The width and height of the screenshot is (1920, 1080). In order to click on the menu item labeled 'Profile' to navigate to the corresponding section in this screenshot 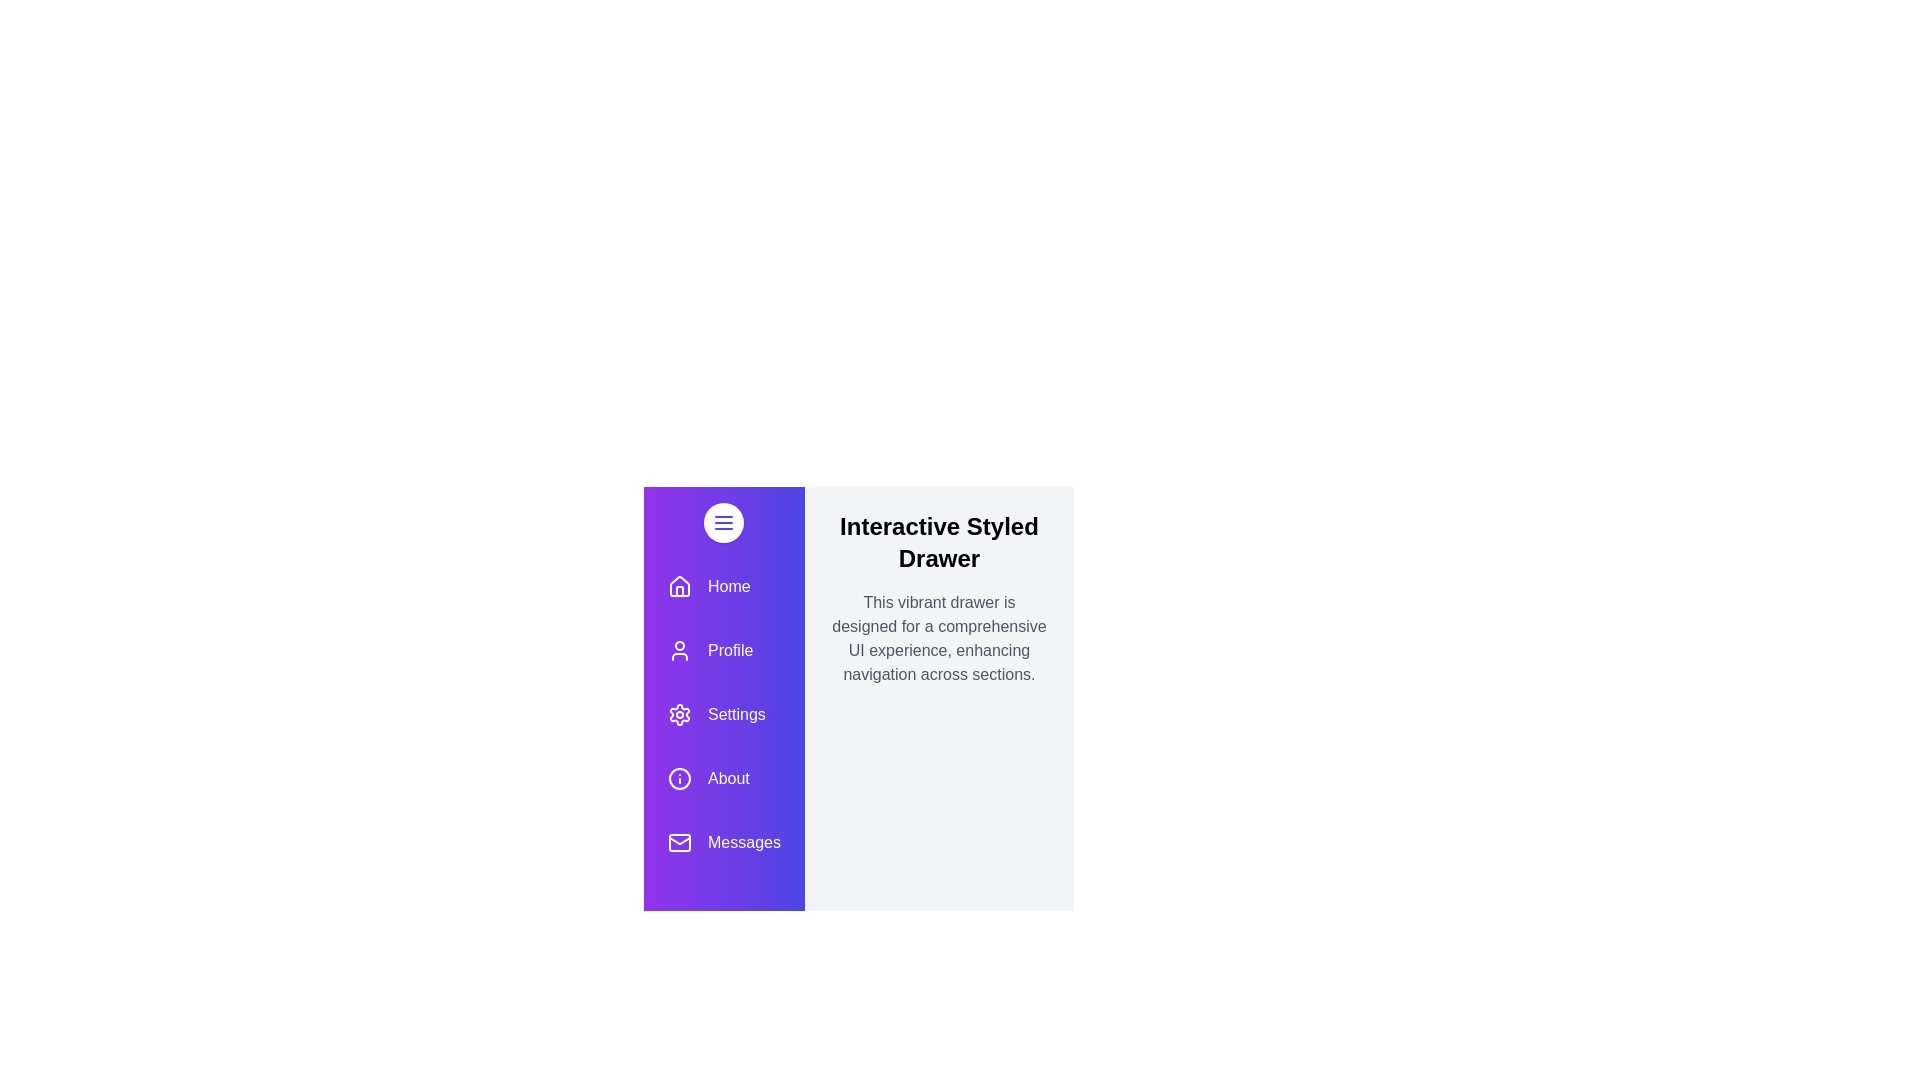, I will do `click(723, 651)`.